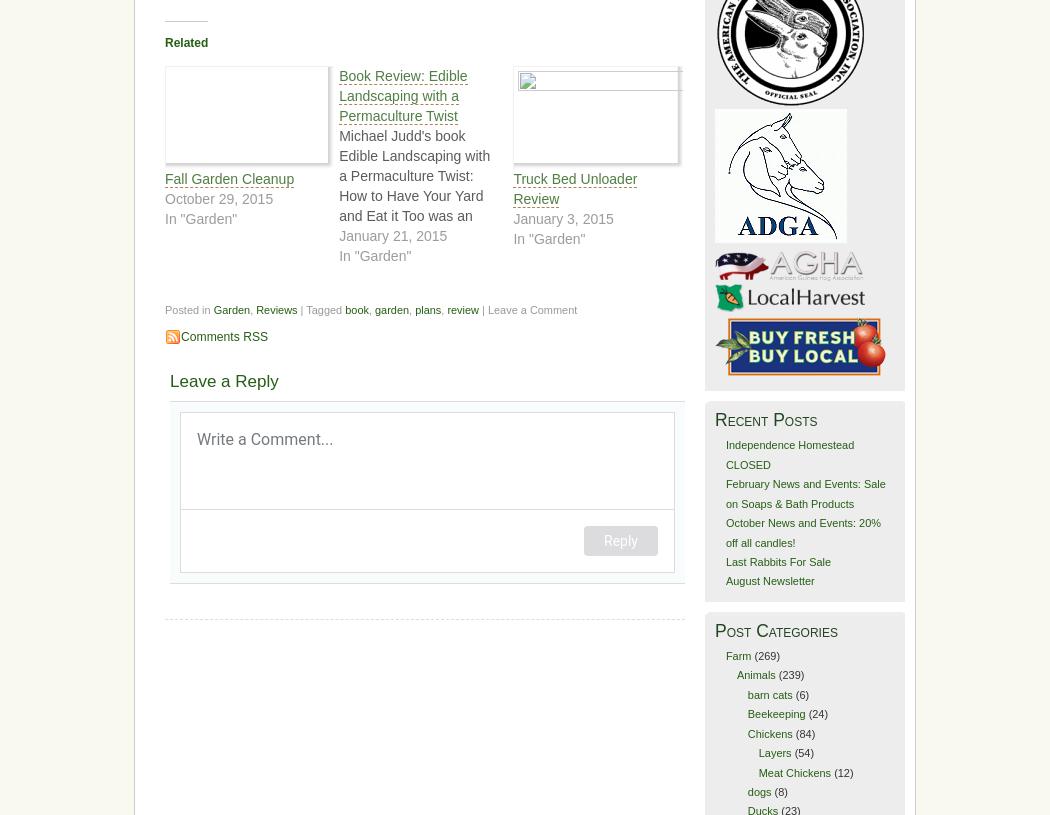 This screenshot has width=1050, height=815. Describe the element at coordinates (735, 673) in the screenshot. I see `'Animals'` at that location.